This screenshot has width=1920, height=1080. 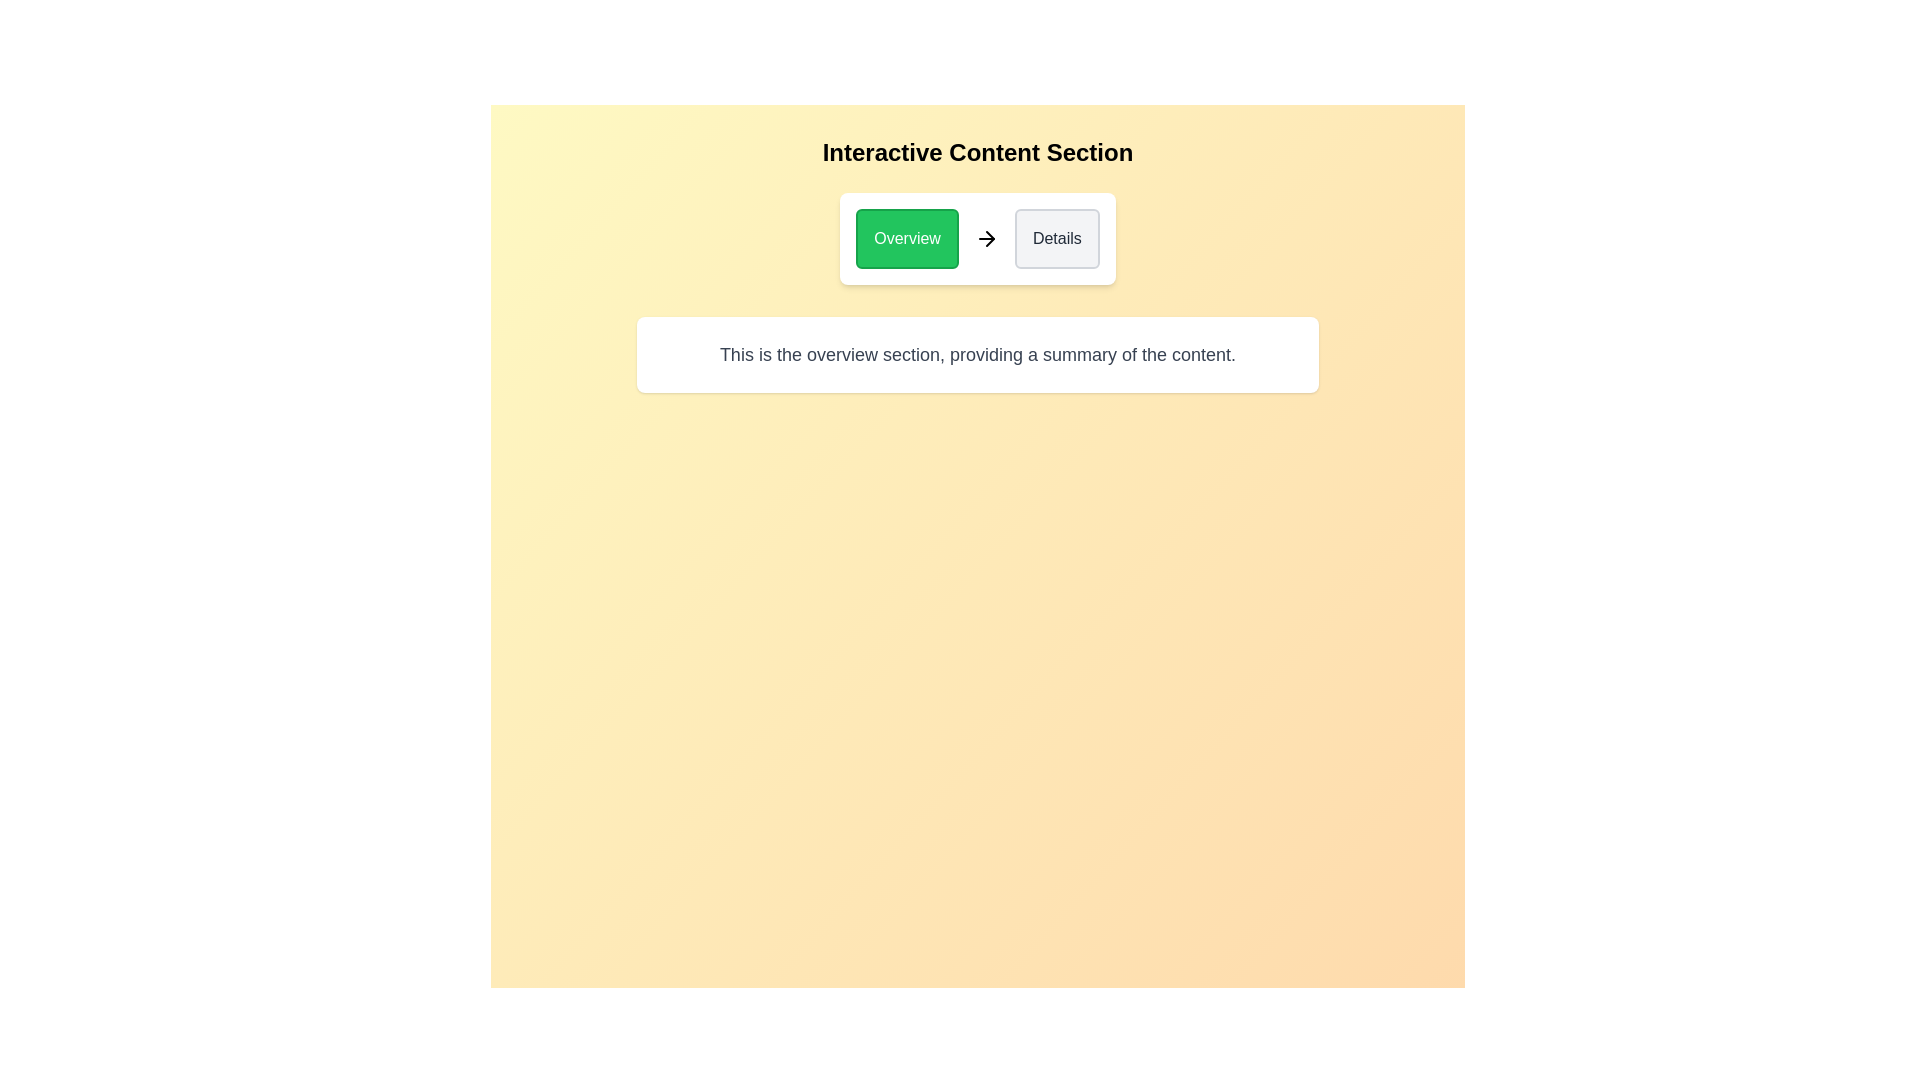 I want to click on the Overview button to switch to the respective section, so click(x=906, y=238).